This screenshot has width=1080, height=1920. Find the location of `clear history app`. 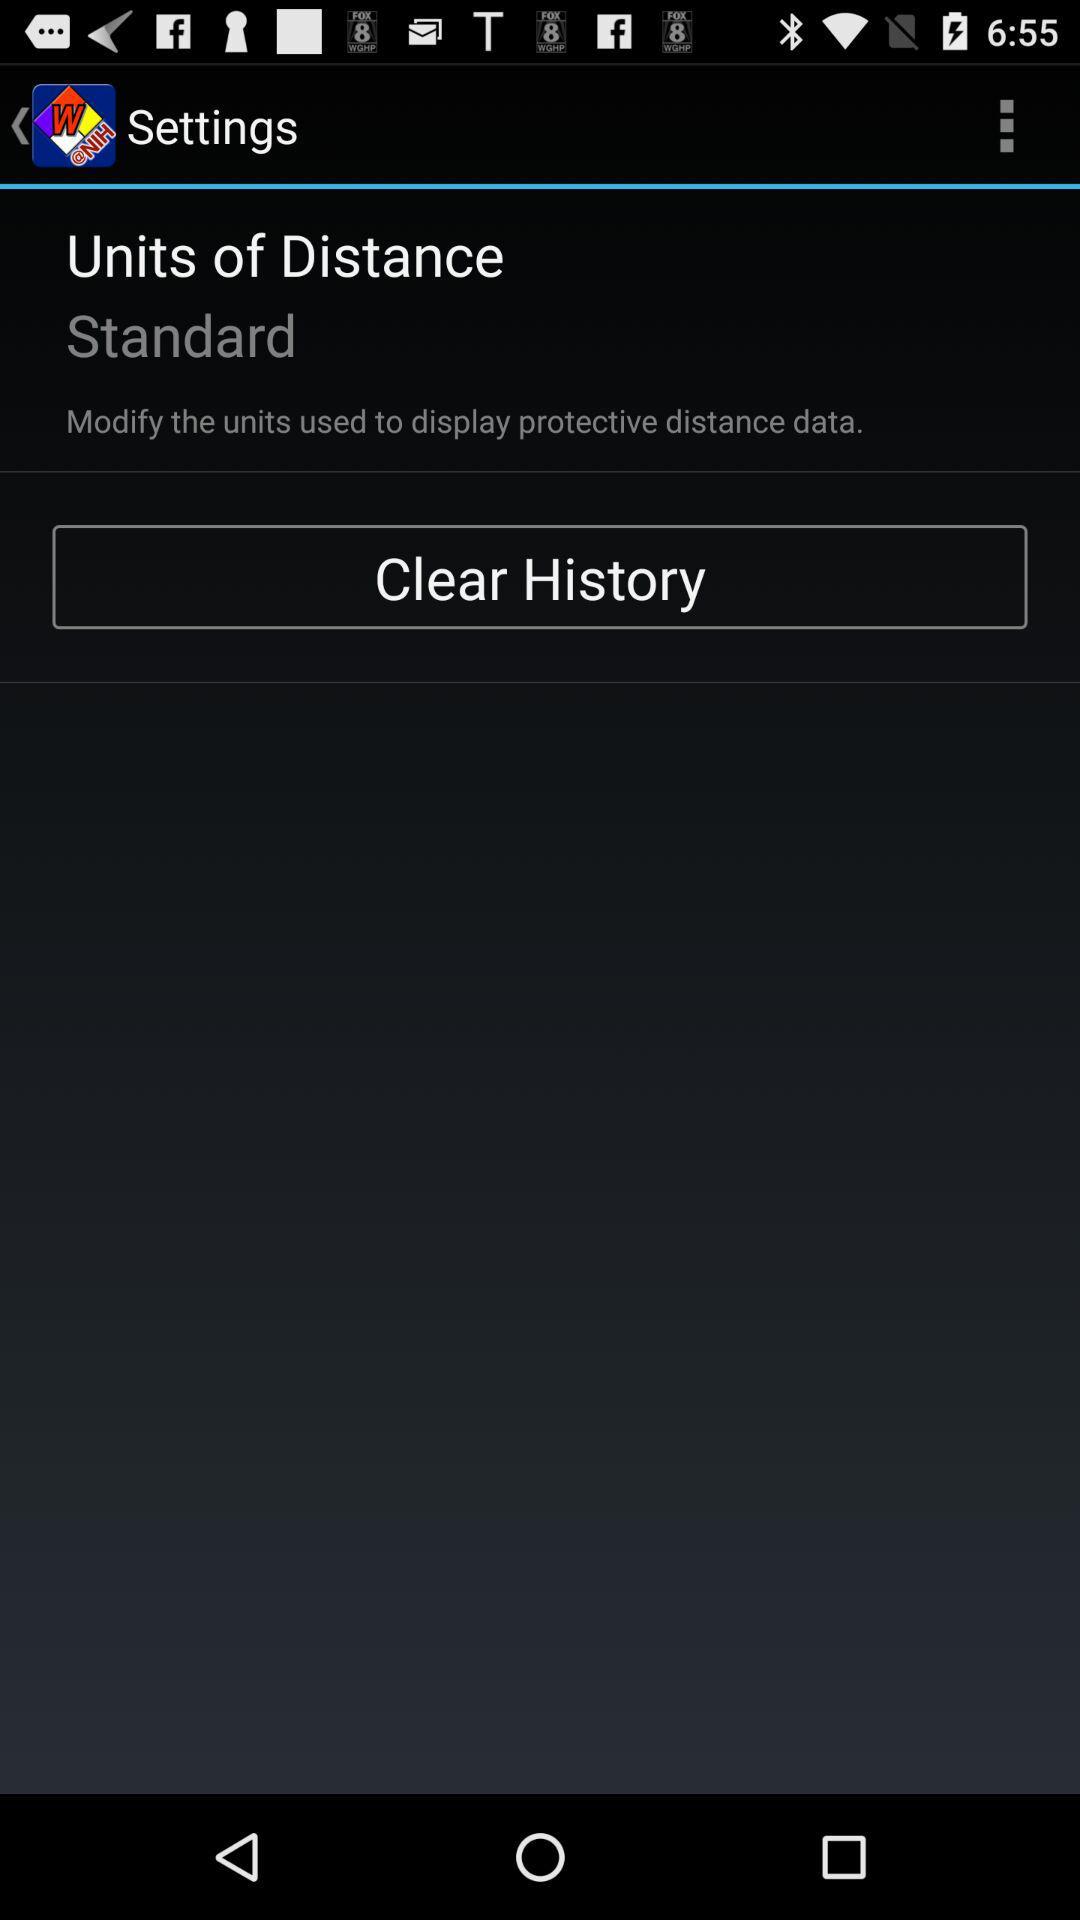

clear history app is located at coordinates (540, 576).